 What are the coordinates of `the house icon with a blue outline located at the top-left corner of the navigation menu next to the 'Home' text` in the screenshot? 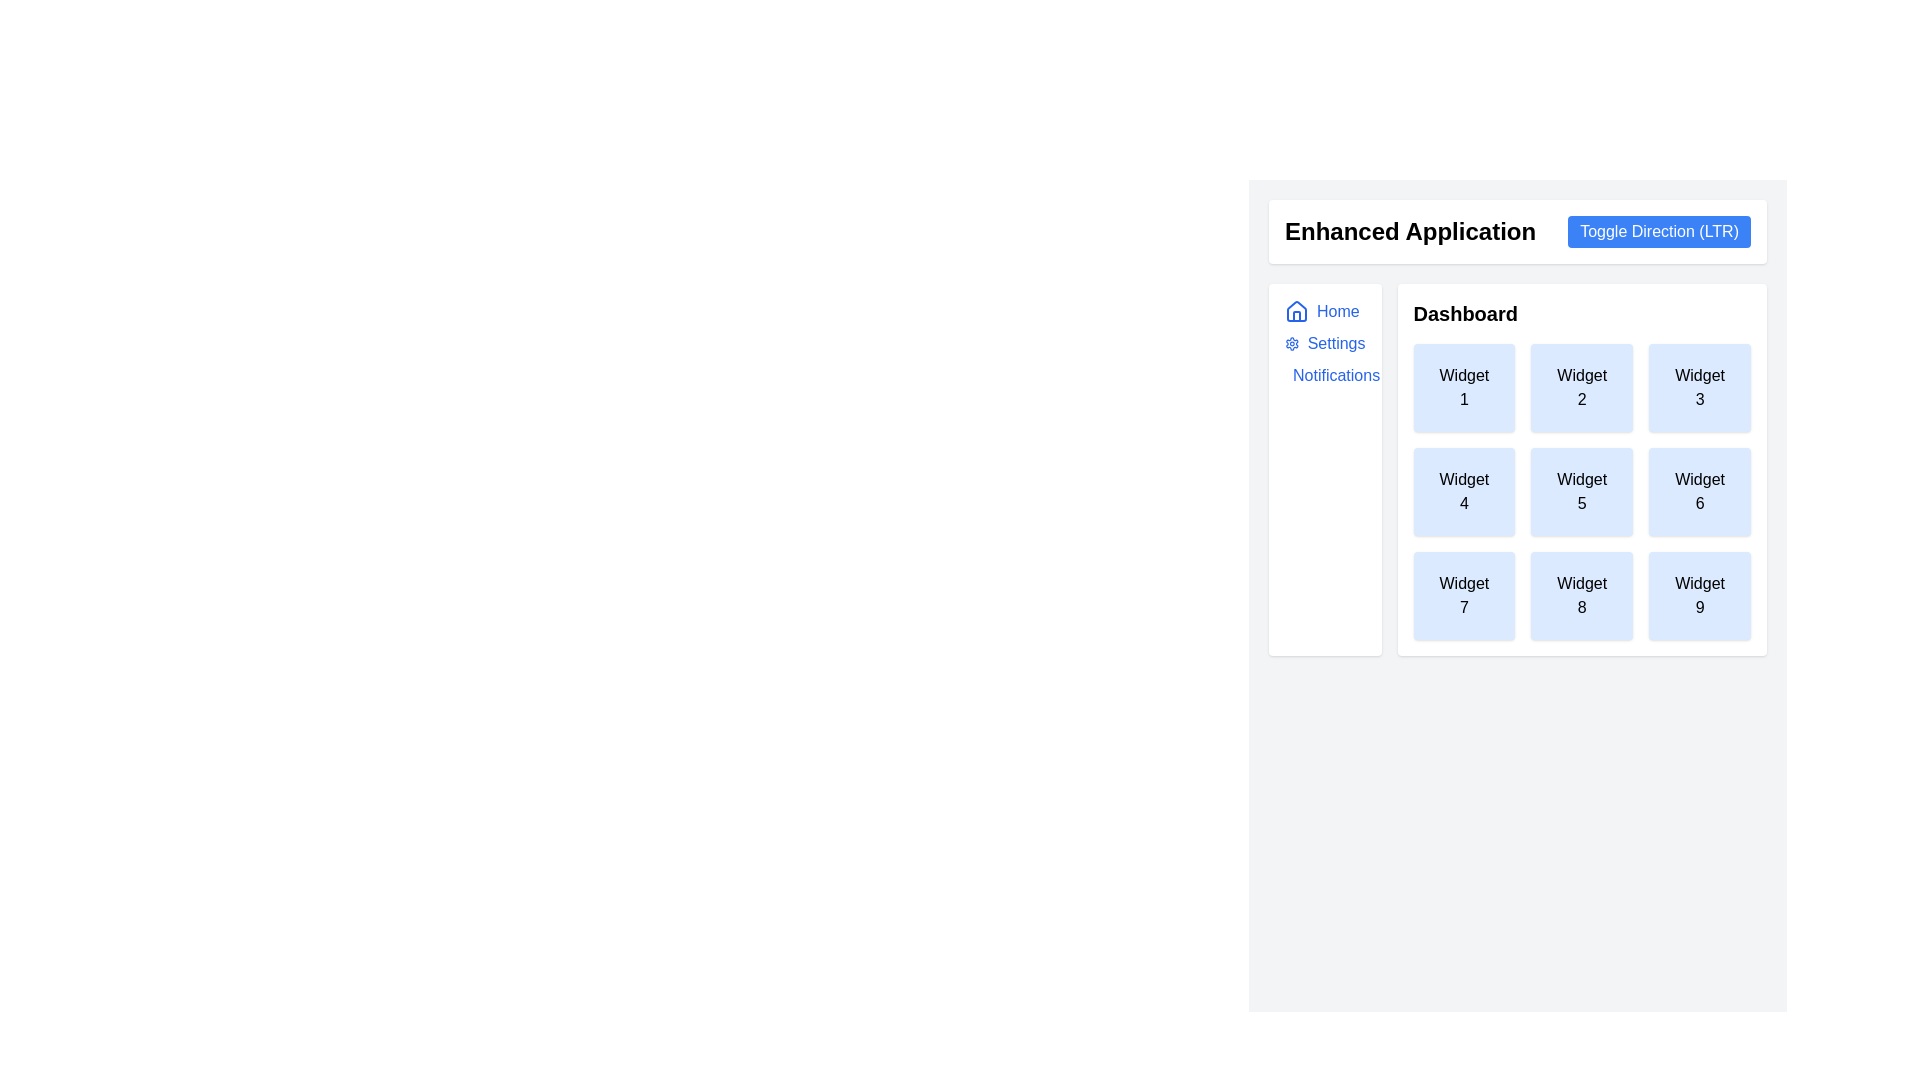 It's located at (1296, 312).